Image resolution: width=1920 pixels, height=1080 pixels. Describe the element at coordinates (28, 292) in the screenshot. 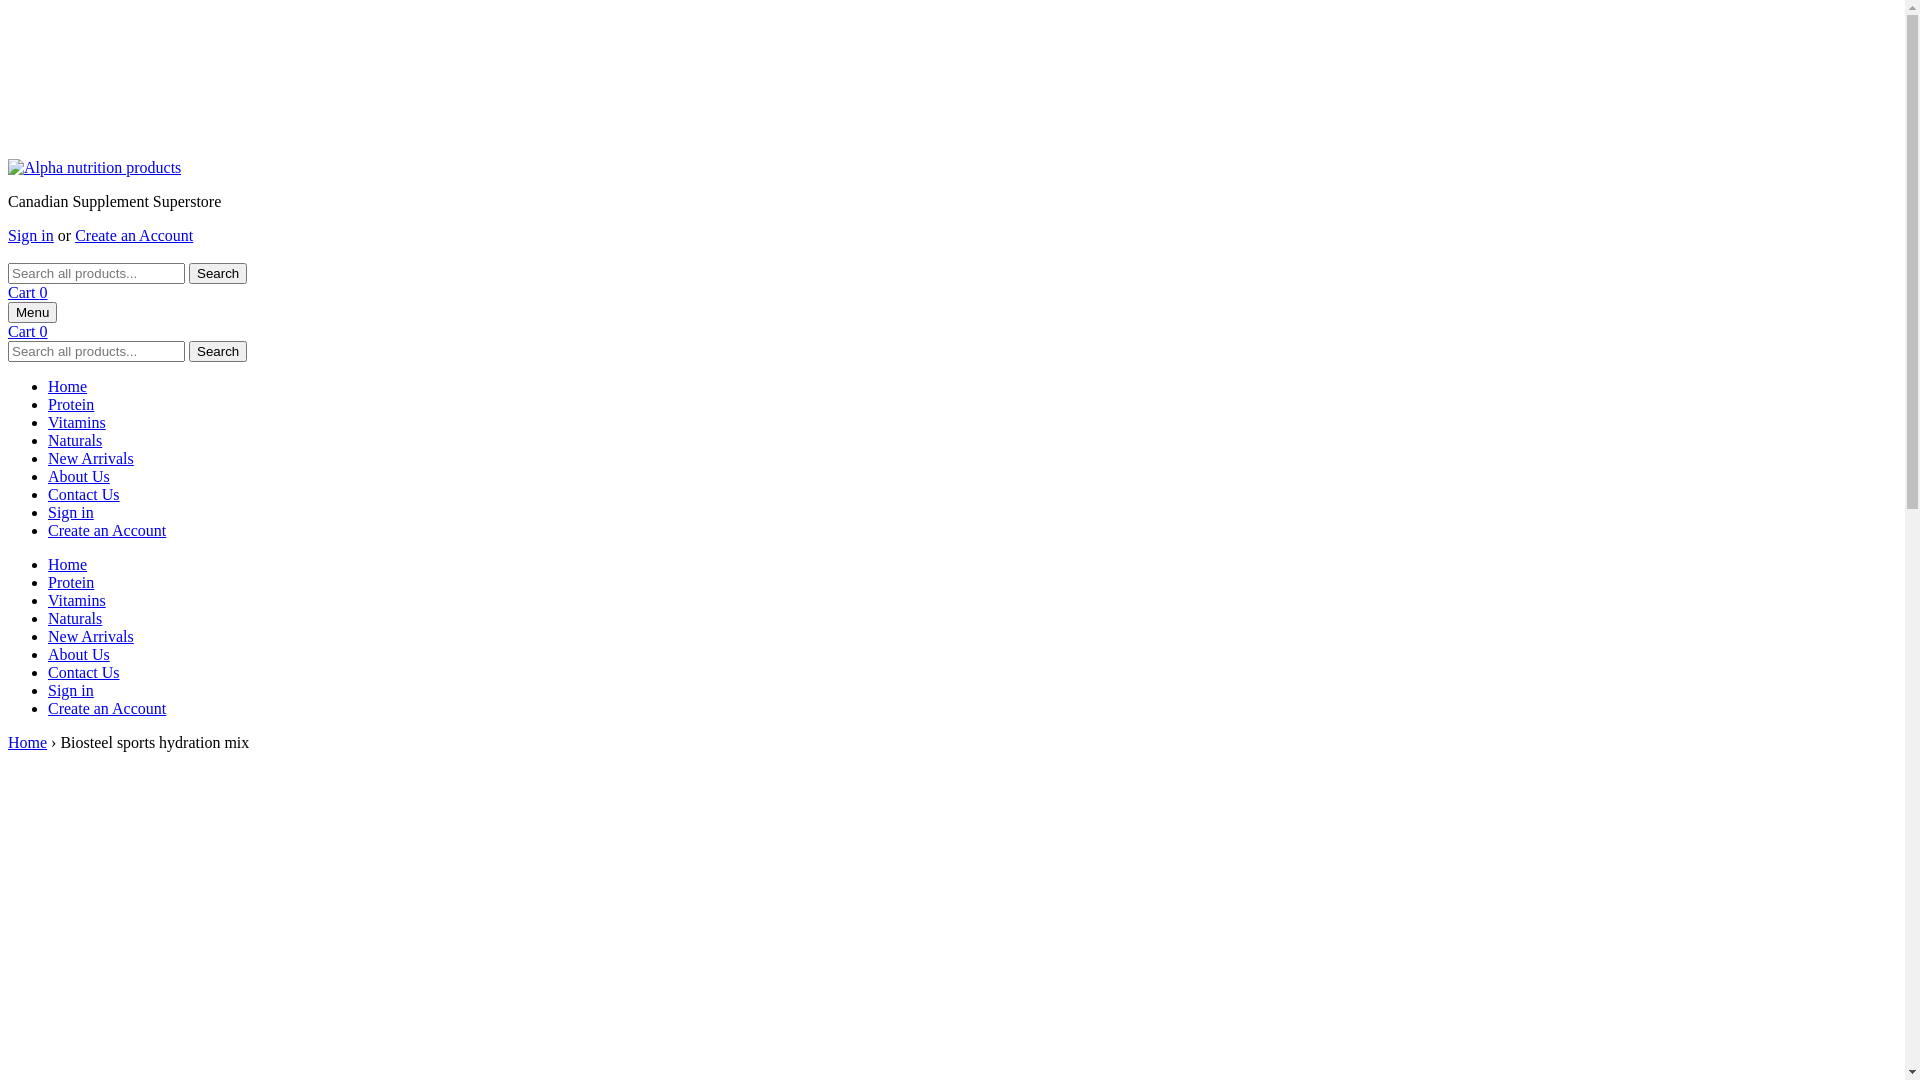

I see `'Cart 0'` at that location.